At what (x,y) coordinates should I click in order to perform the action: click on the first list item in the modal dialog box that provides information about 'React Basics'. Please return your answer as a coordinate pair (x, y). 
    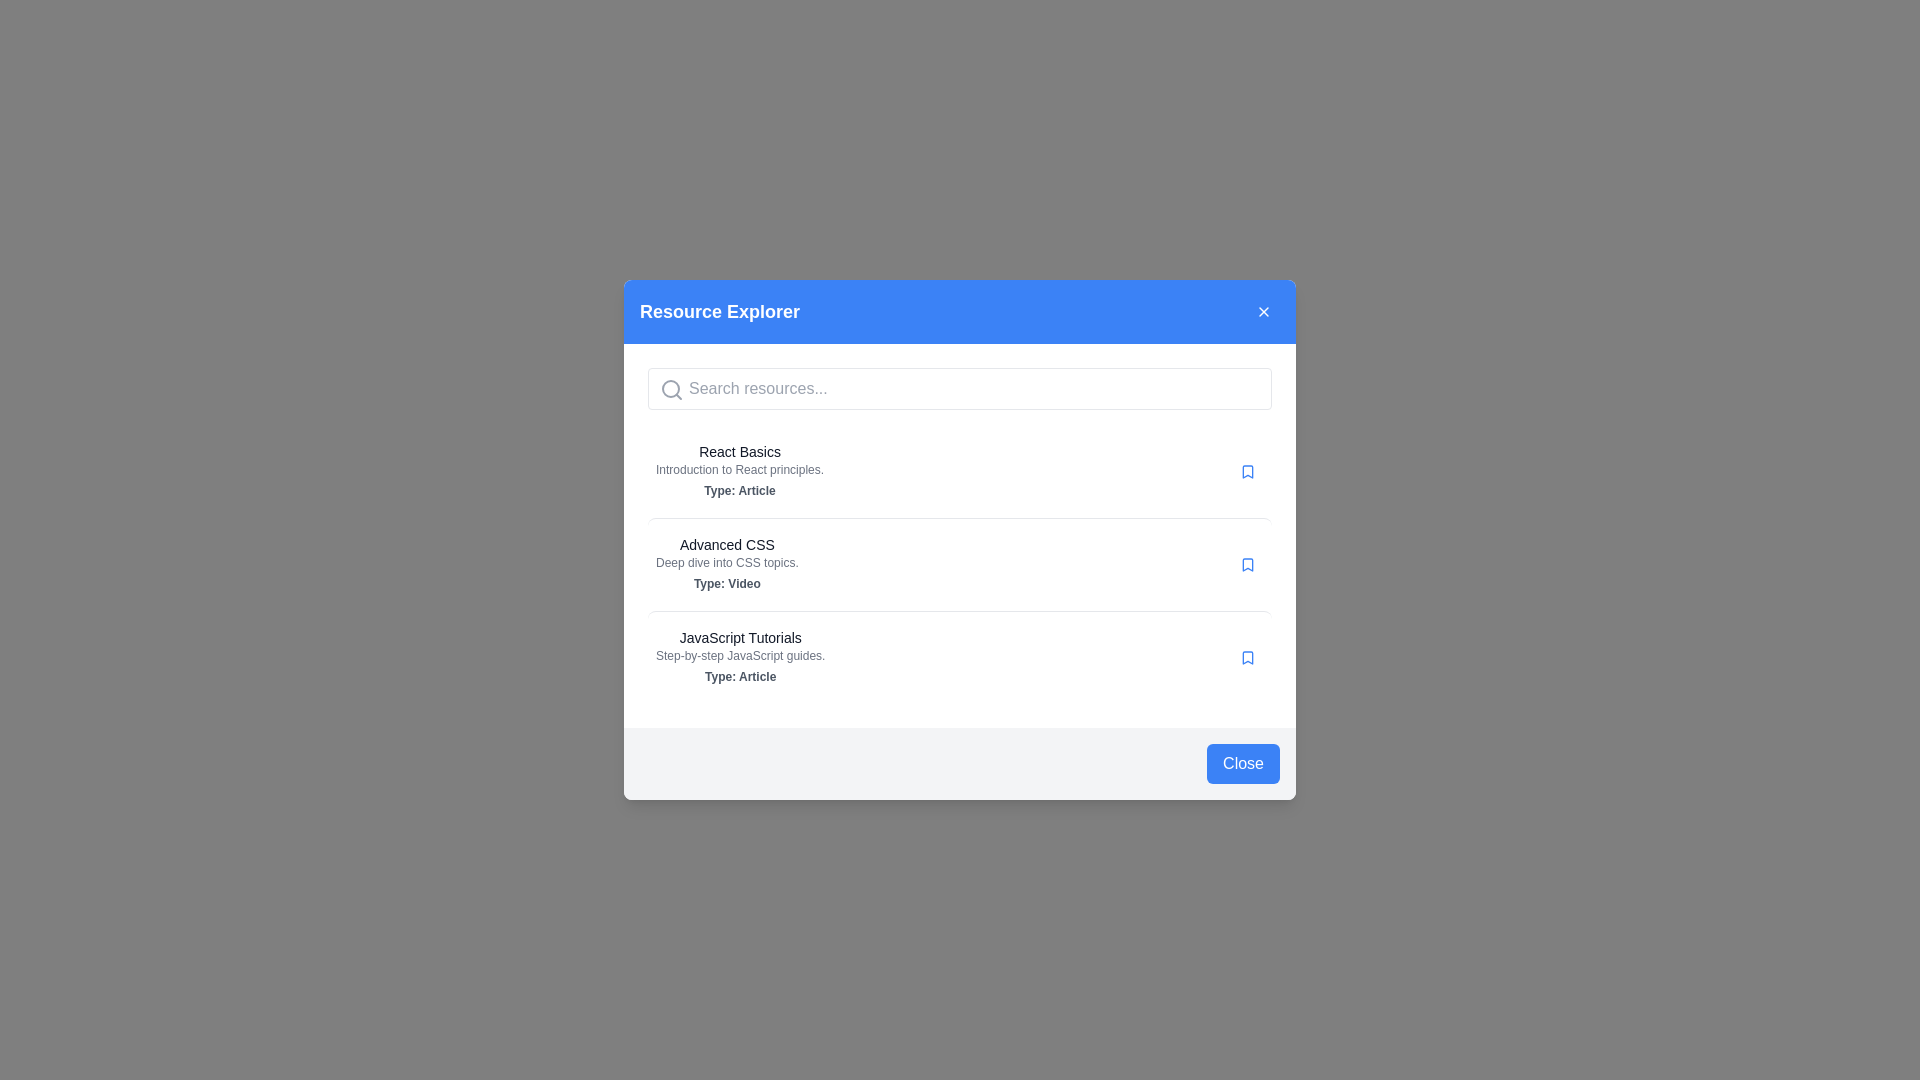
    Looking at the image, I should click on (960, 471).